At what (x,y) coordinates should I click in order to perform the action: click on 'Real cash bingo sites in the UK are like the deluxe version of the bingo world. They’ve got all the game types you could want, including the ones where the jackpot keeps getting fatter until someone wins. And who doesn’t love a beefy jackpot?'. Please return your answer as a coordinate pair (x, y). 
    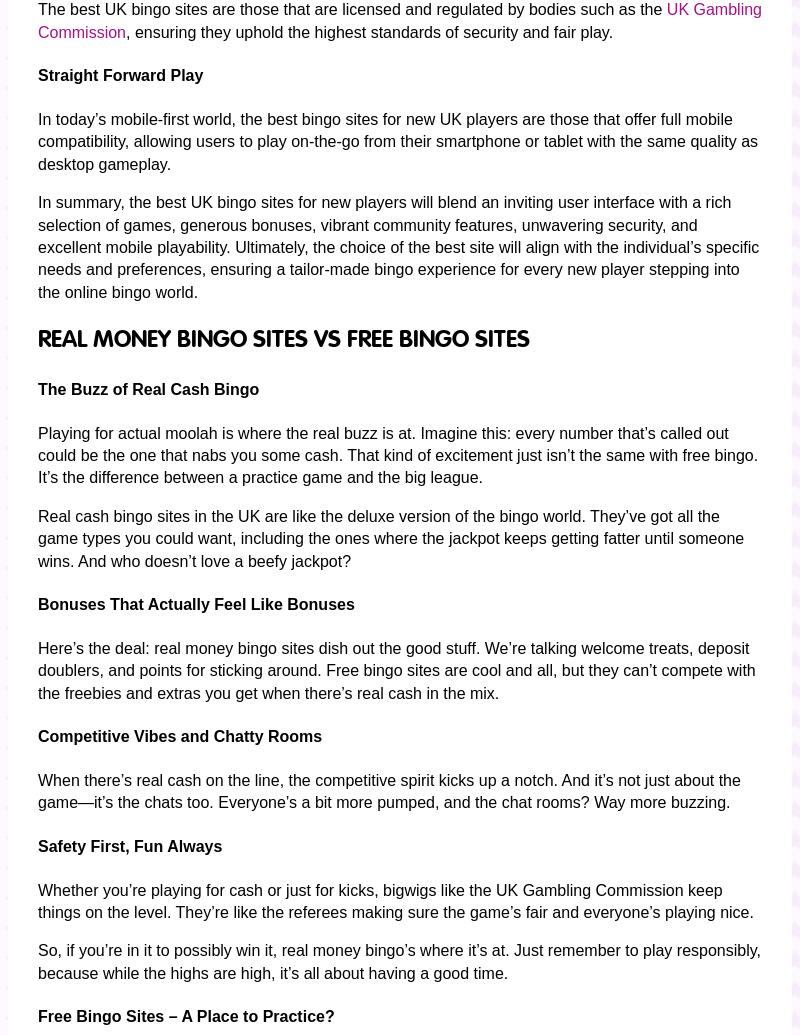
    Looking at the image, I should click on (37, 536).